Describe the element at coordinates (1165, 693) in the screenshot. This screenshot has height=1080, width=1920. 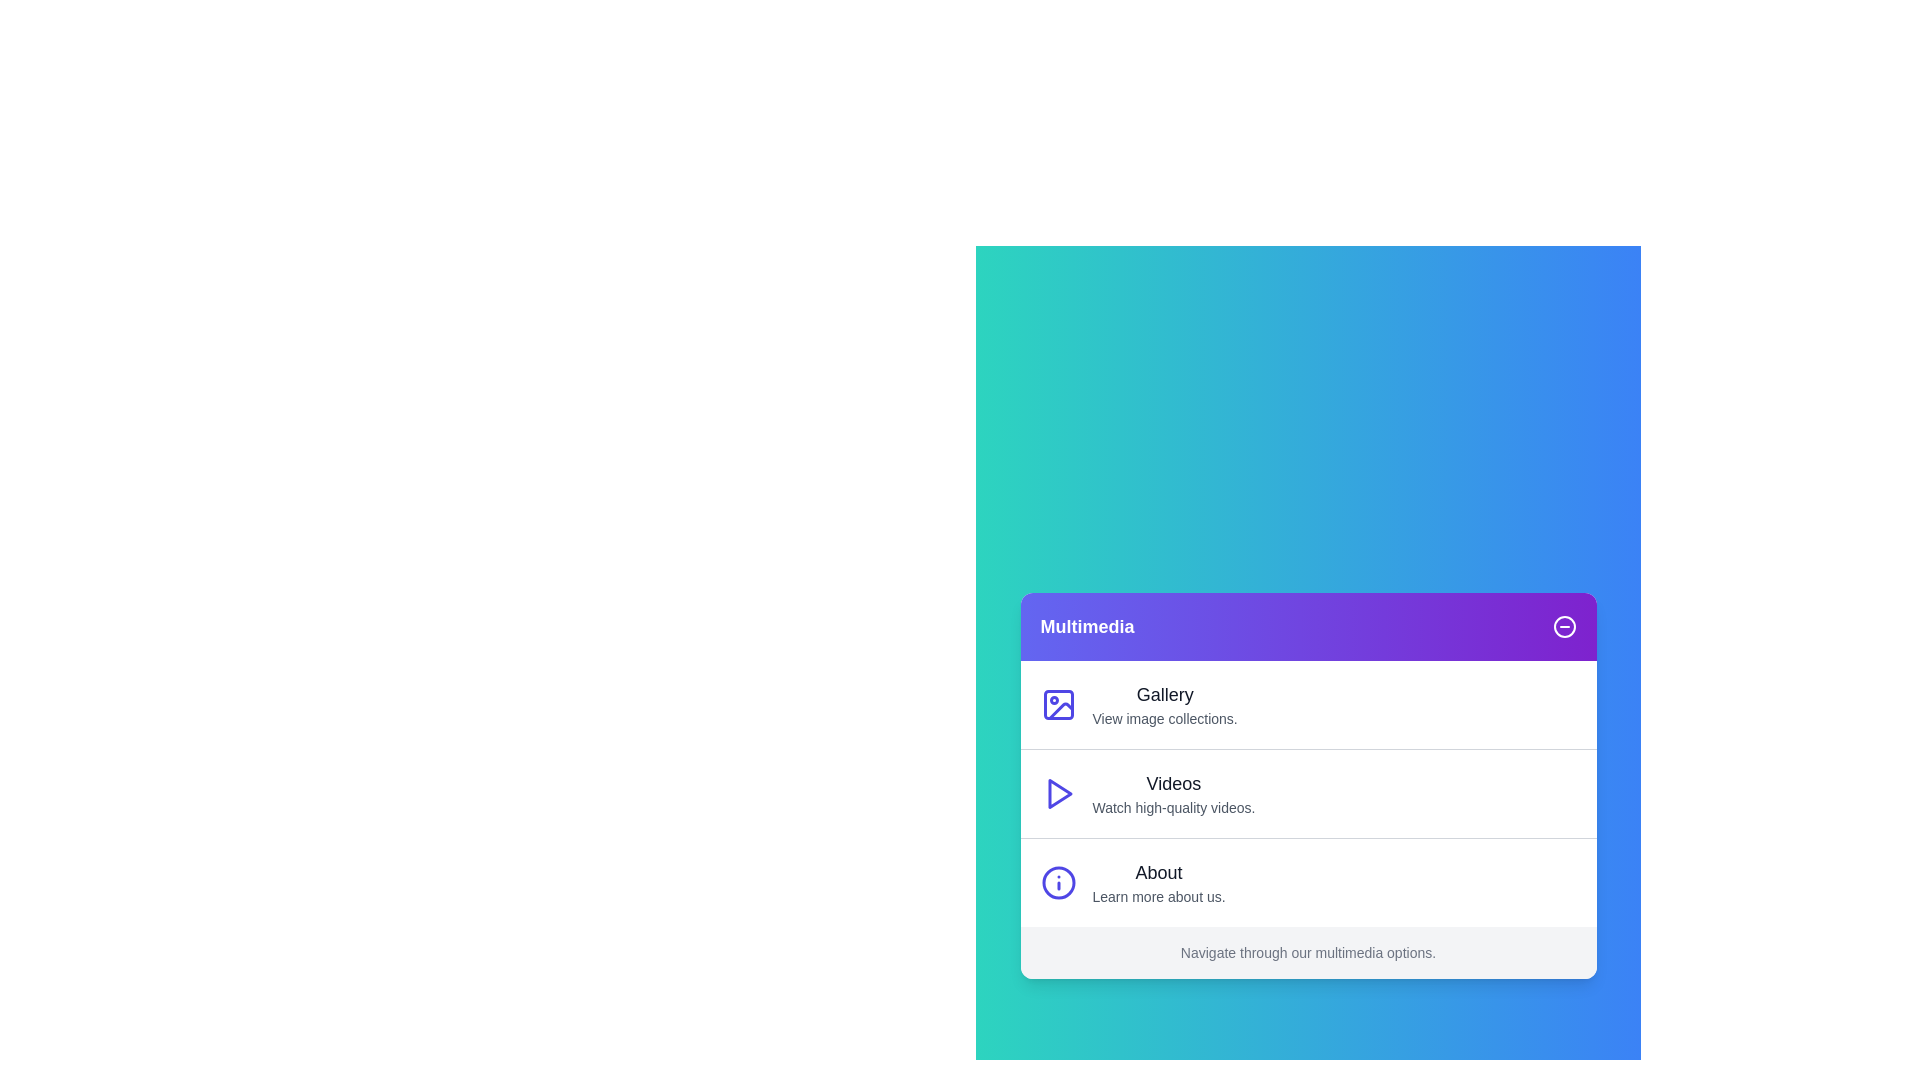
I see `the menu item to read its description: Gallery` at that location.